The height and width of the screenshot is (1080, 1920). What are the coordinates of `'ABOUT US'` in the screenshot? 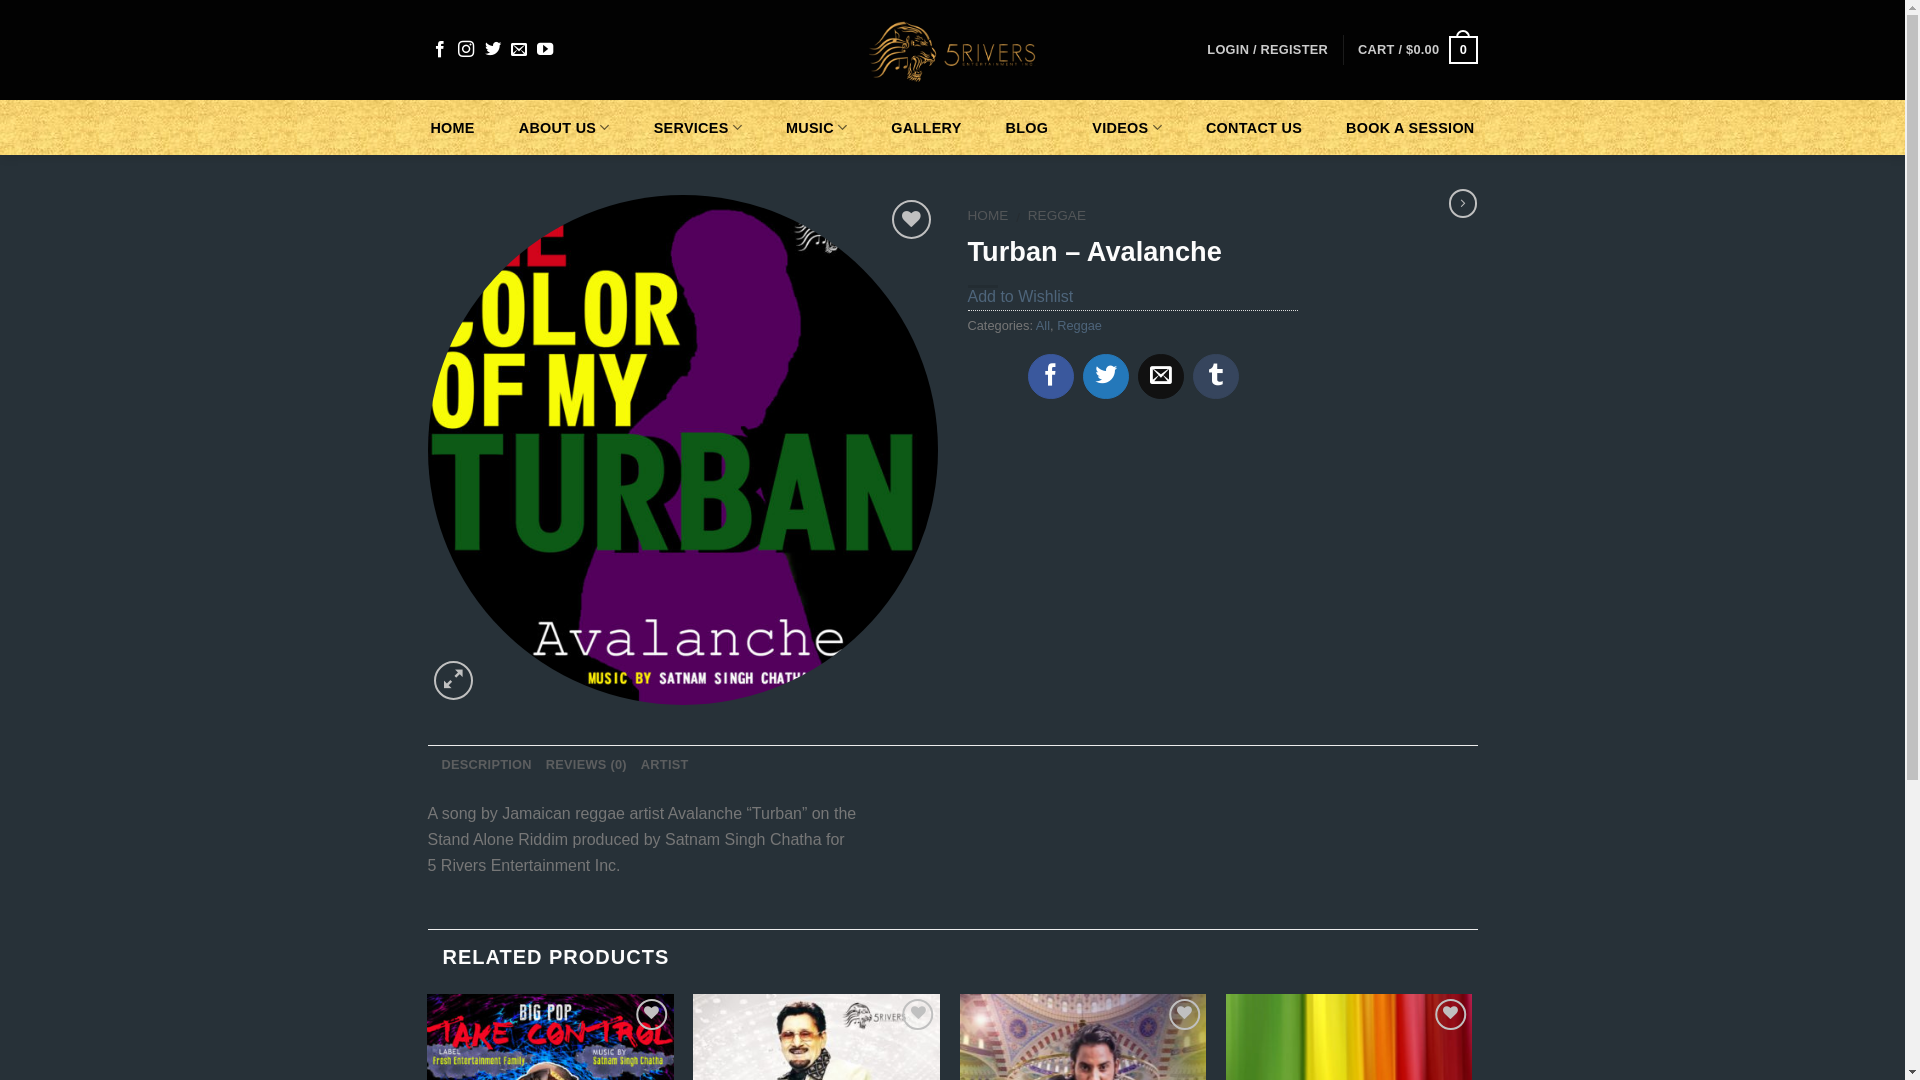 It's located at (563, 127).